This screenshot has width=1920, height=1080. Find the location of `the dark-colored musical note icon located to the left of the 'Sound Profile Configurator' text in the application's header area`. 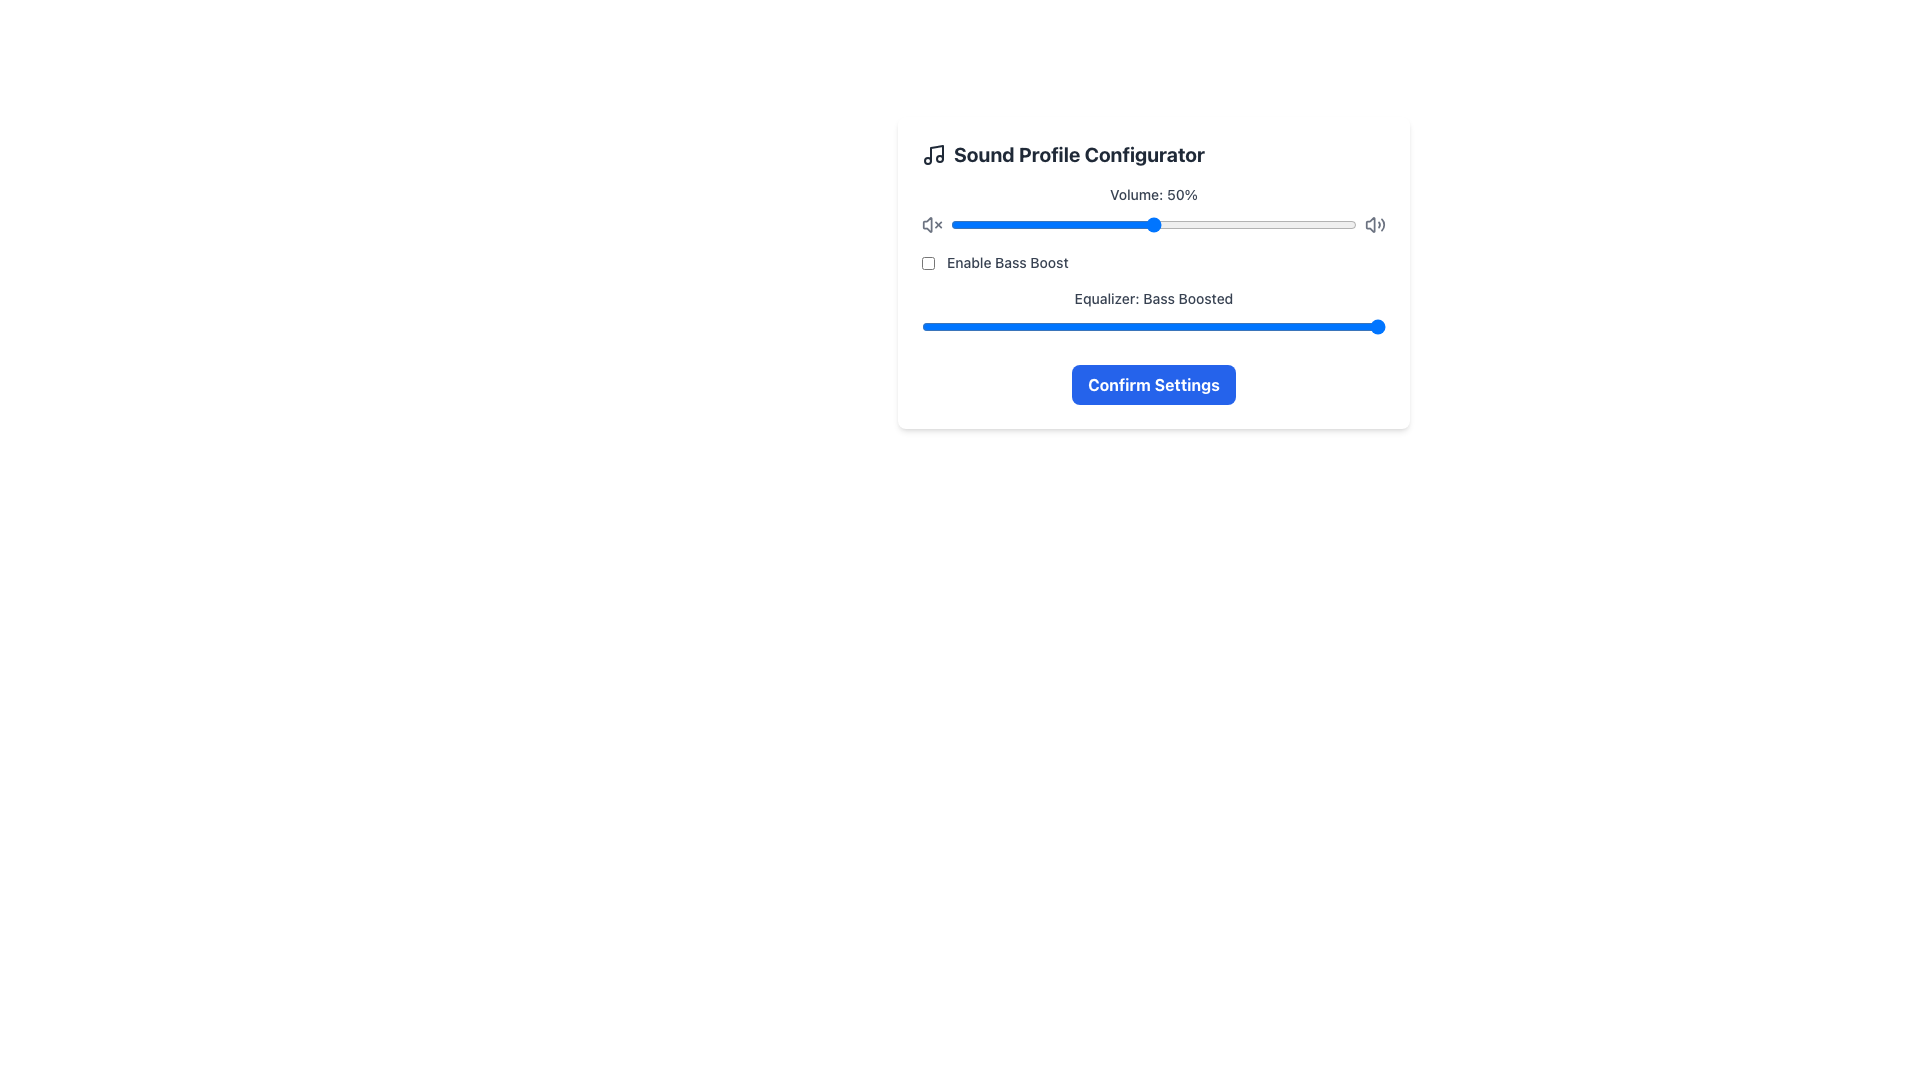

the dark-colored musical note icon located to the left of the 'Sound Profile Configurator' text in the application's header area is located at coordinates (933, 153).